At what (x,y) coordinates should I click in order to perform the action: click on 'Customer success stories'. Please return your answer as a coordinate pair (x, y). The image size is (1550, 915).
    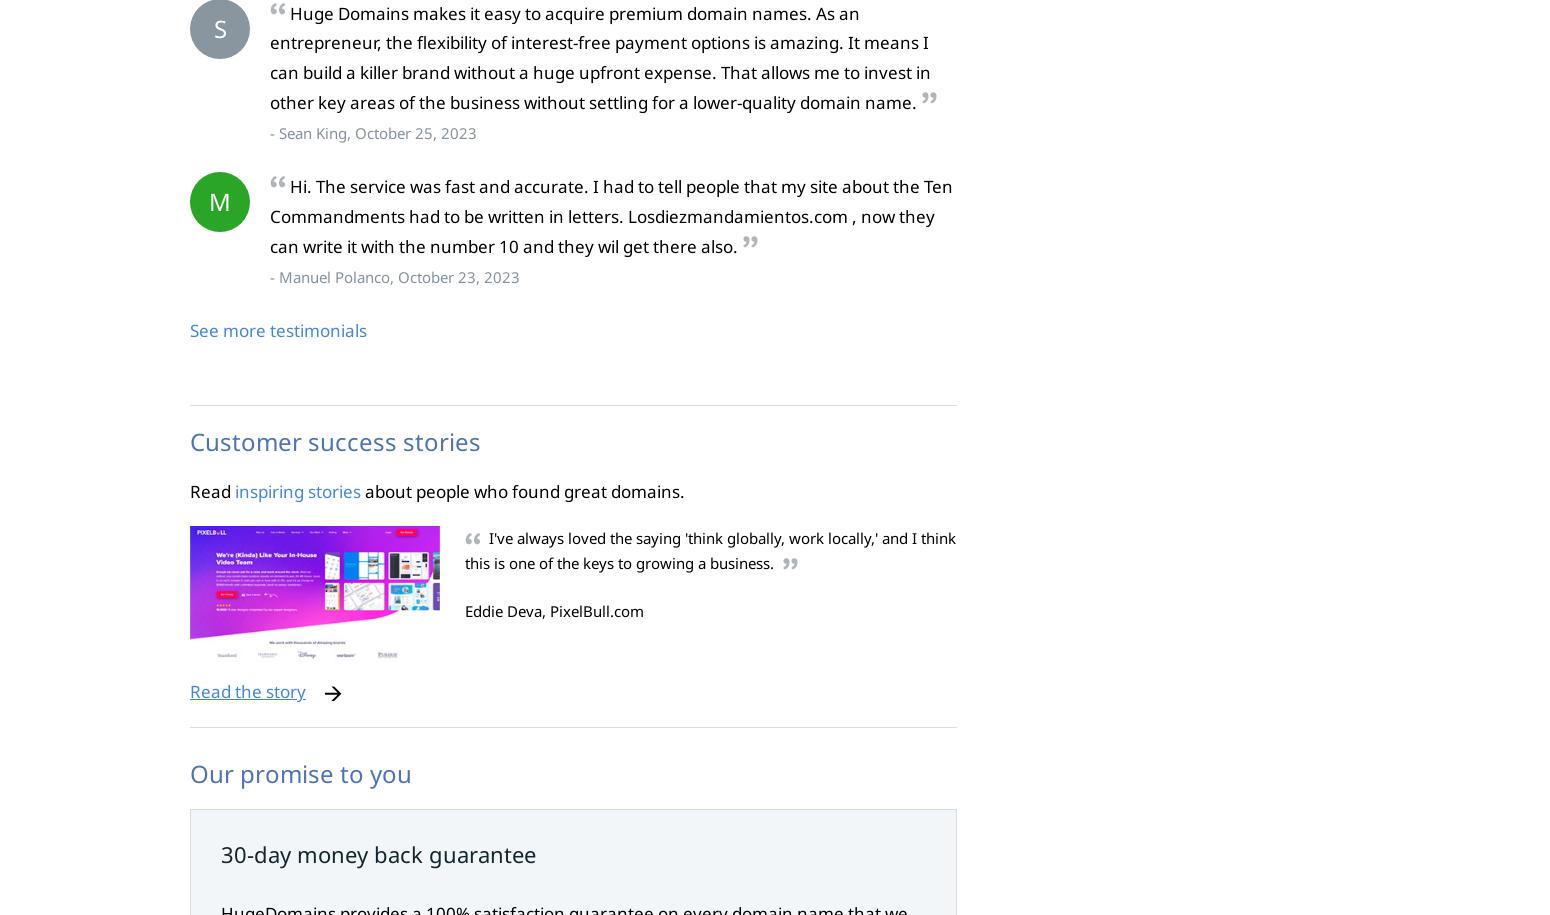
    Looking at the image, I should click on (334, 440).